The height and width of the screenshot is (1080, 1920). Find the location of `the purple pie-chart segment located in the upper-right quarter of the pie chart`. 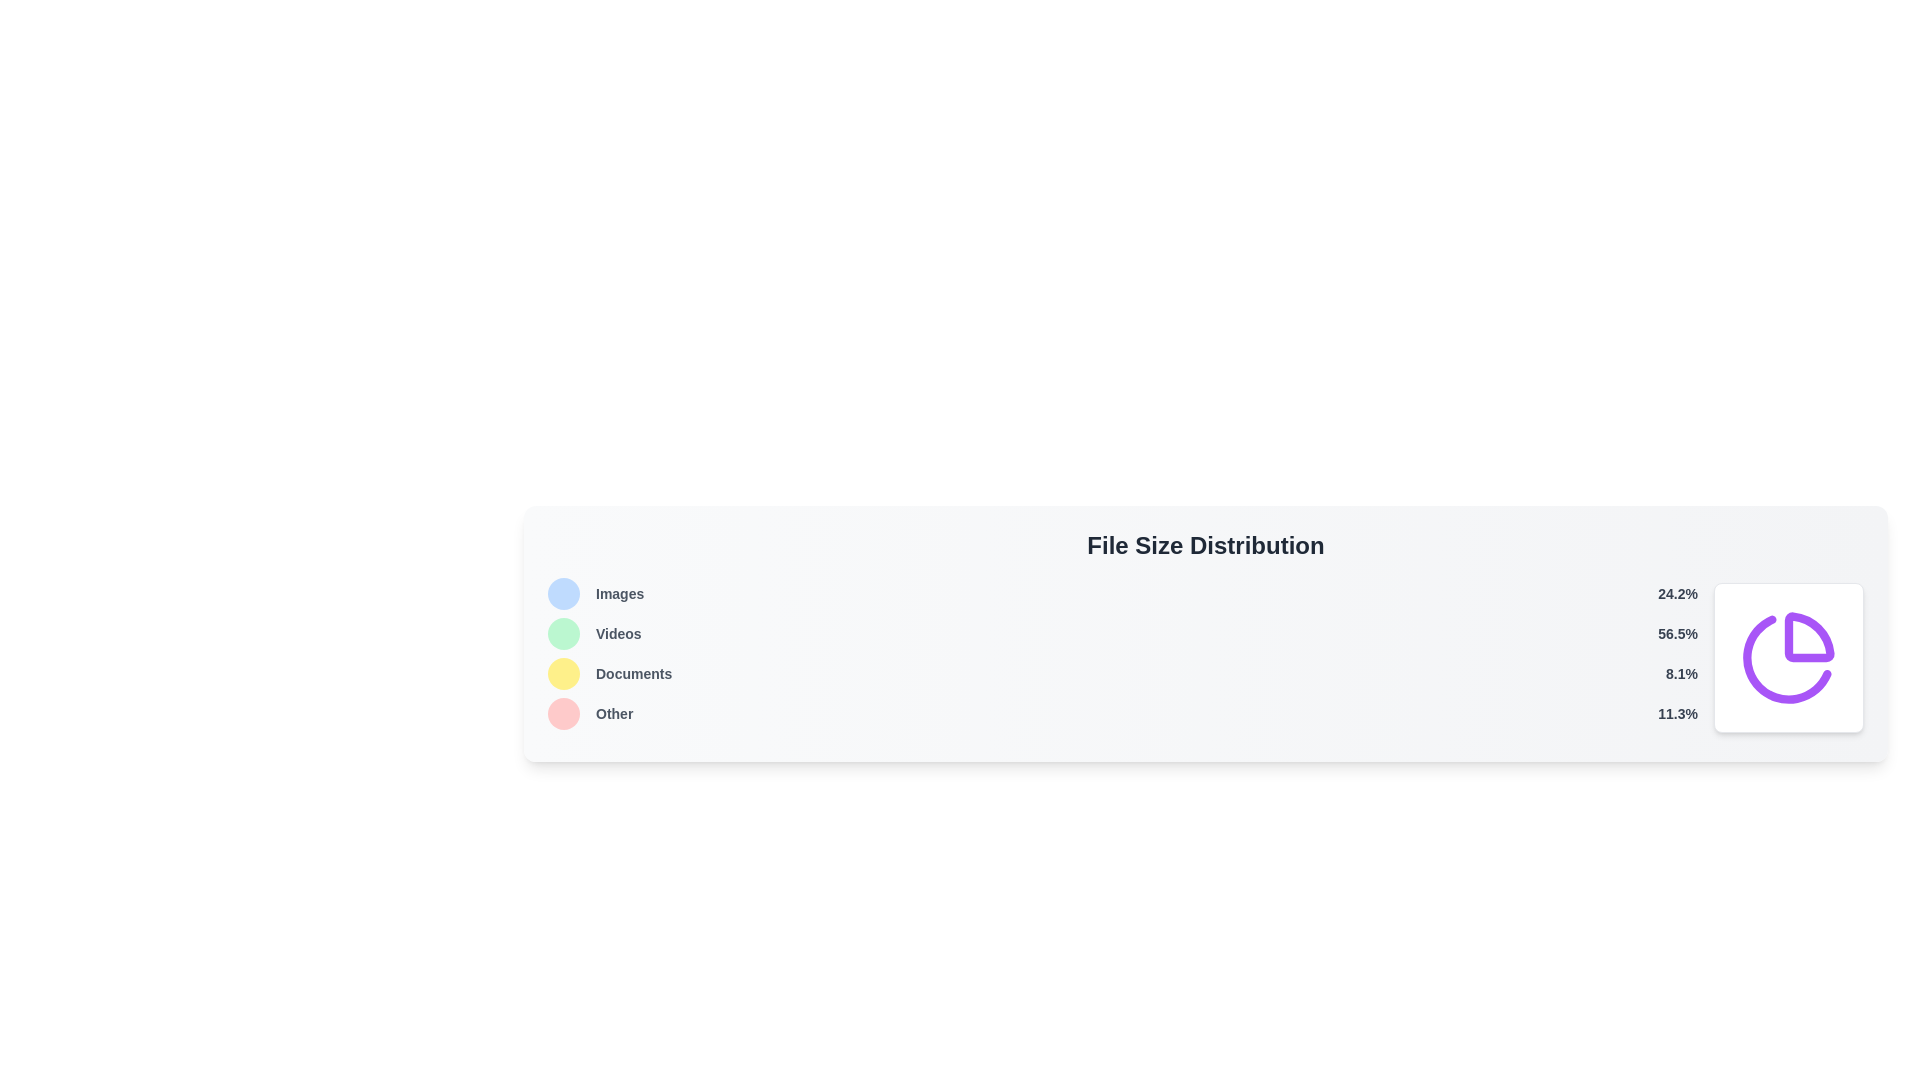

the purple pie-chart segment located in the upper-right quarter of the pie chart is located at coordinates (1787, 659).